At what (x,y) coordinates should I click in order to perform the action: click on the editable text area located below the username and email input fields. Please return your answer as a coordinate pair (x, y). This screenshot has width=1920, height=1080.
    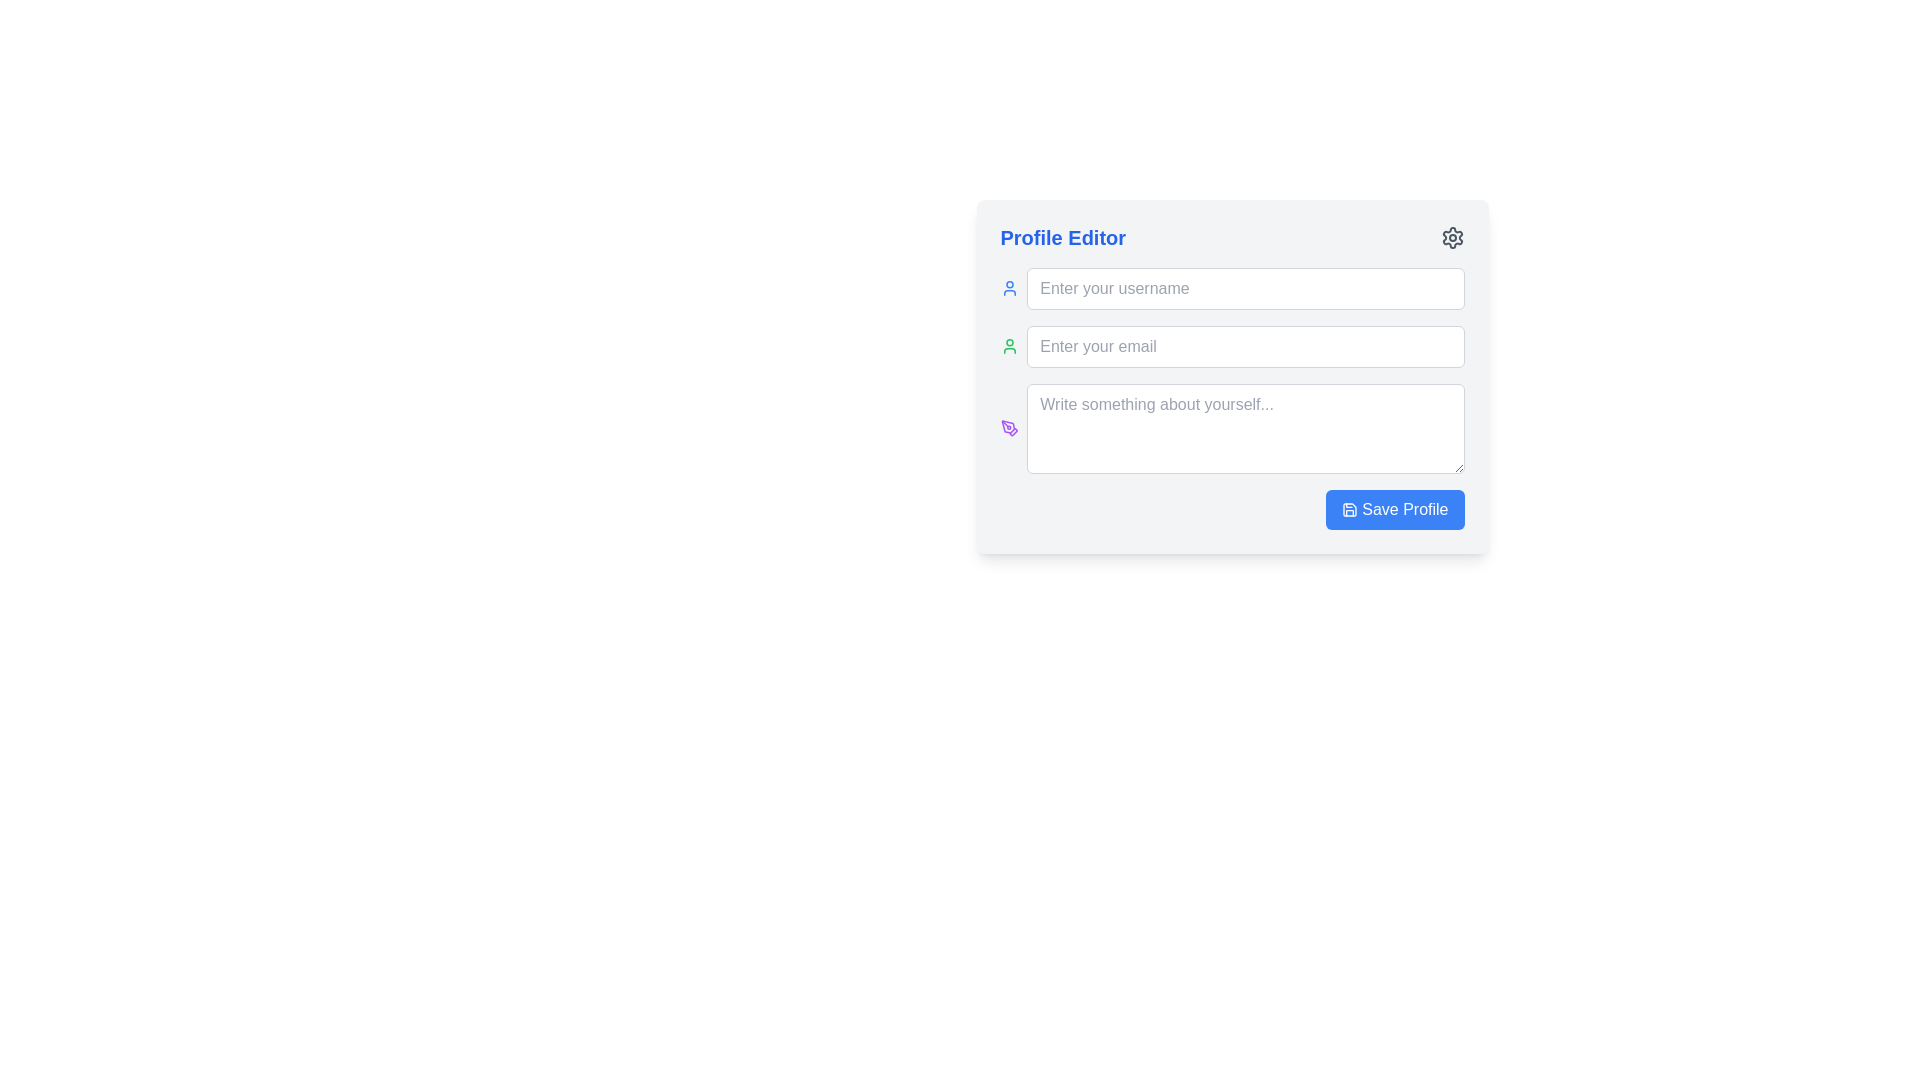
    Looking at the image, I should click on (1244, 427).